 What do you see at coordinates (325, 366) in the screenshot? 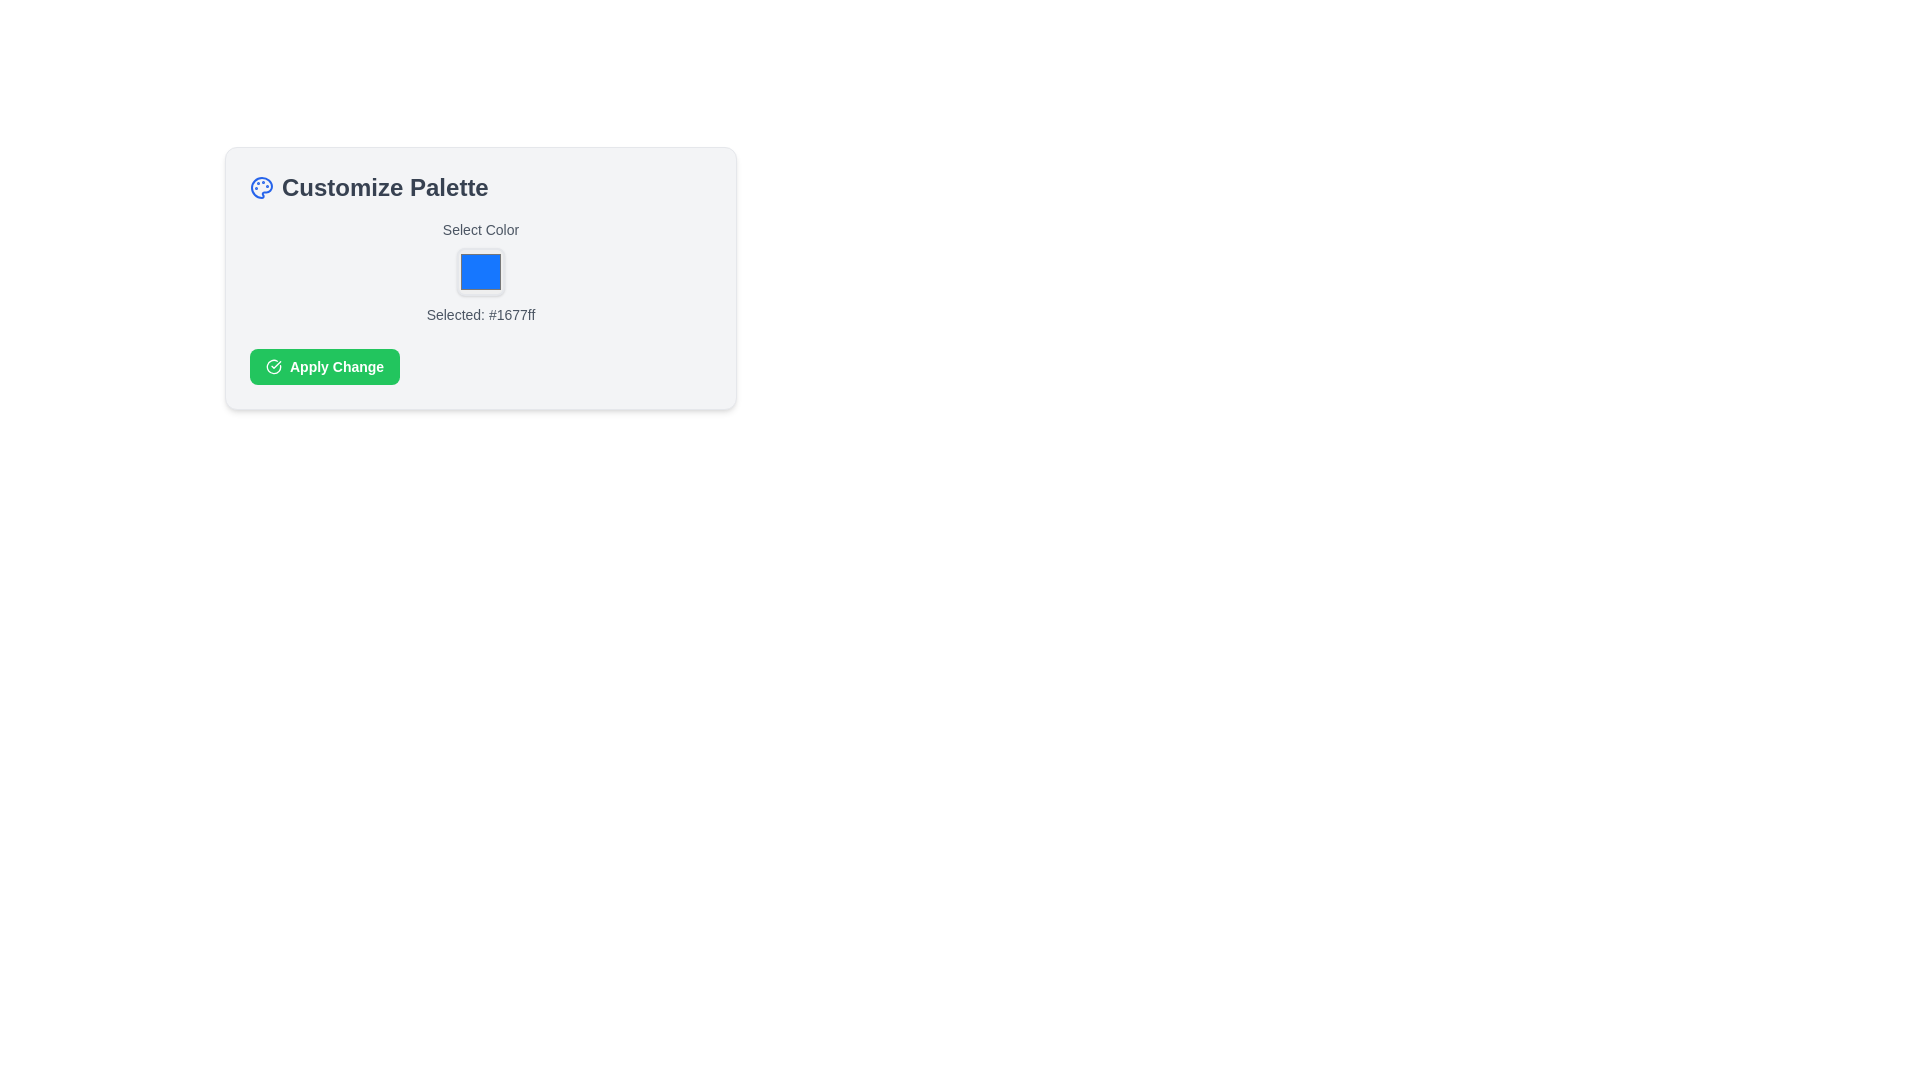
I see `the confirmation button located at the bottom-left corner of the 'Customize Palette' card to indicate selection` at bounding box center [325, 366].